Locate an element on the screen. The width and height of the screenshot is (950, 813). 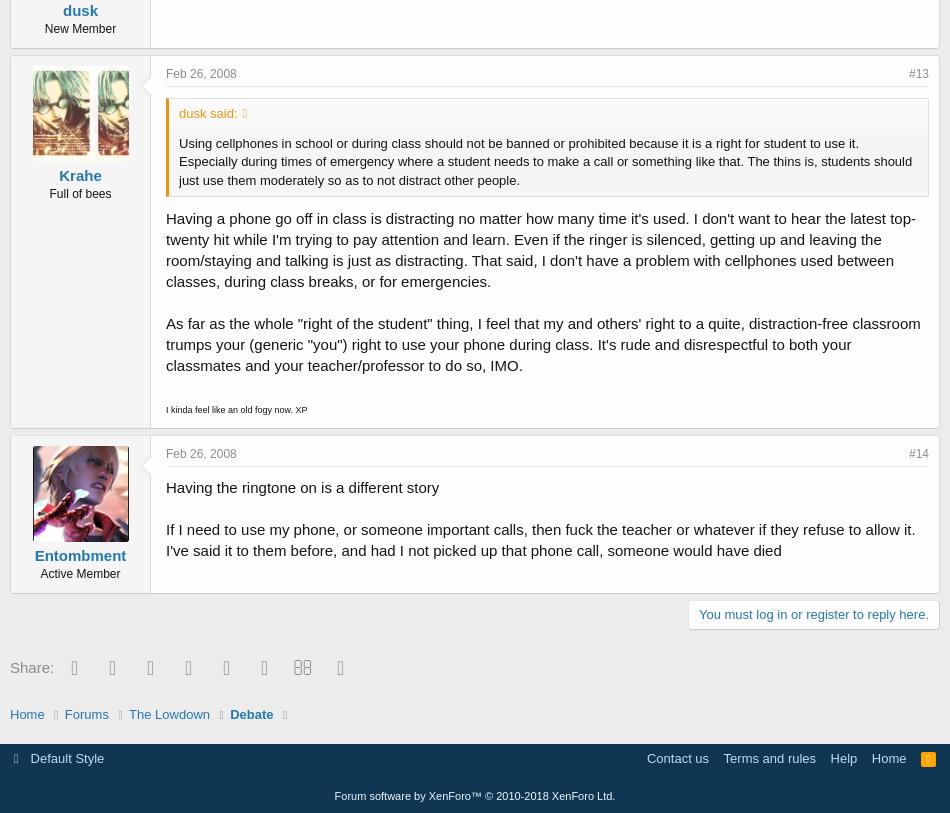
'Full of bees' is located at coordinates (49, 192).